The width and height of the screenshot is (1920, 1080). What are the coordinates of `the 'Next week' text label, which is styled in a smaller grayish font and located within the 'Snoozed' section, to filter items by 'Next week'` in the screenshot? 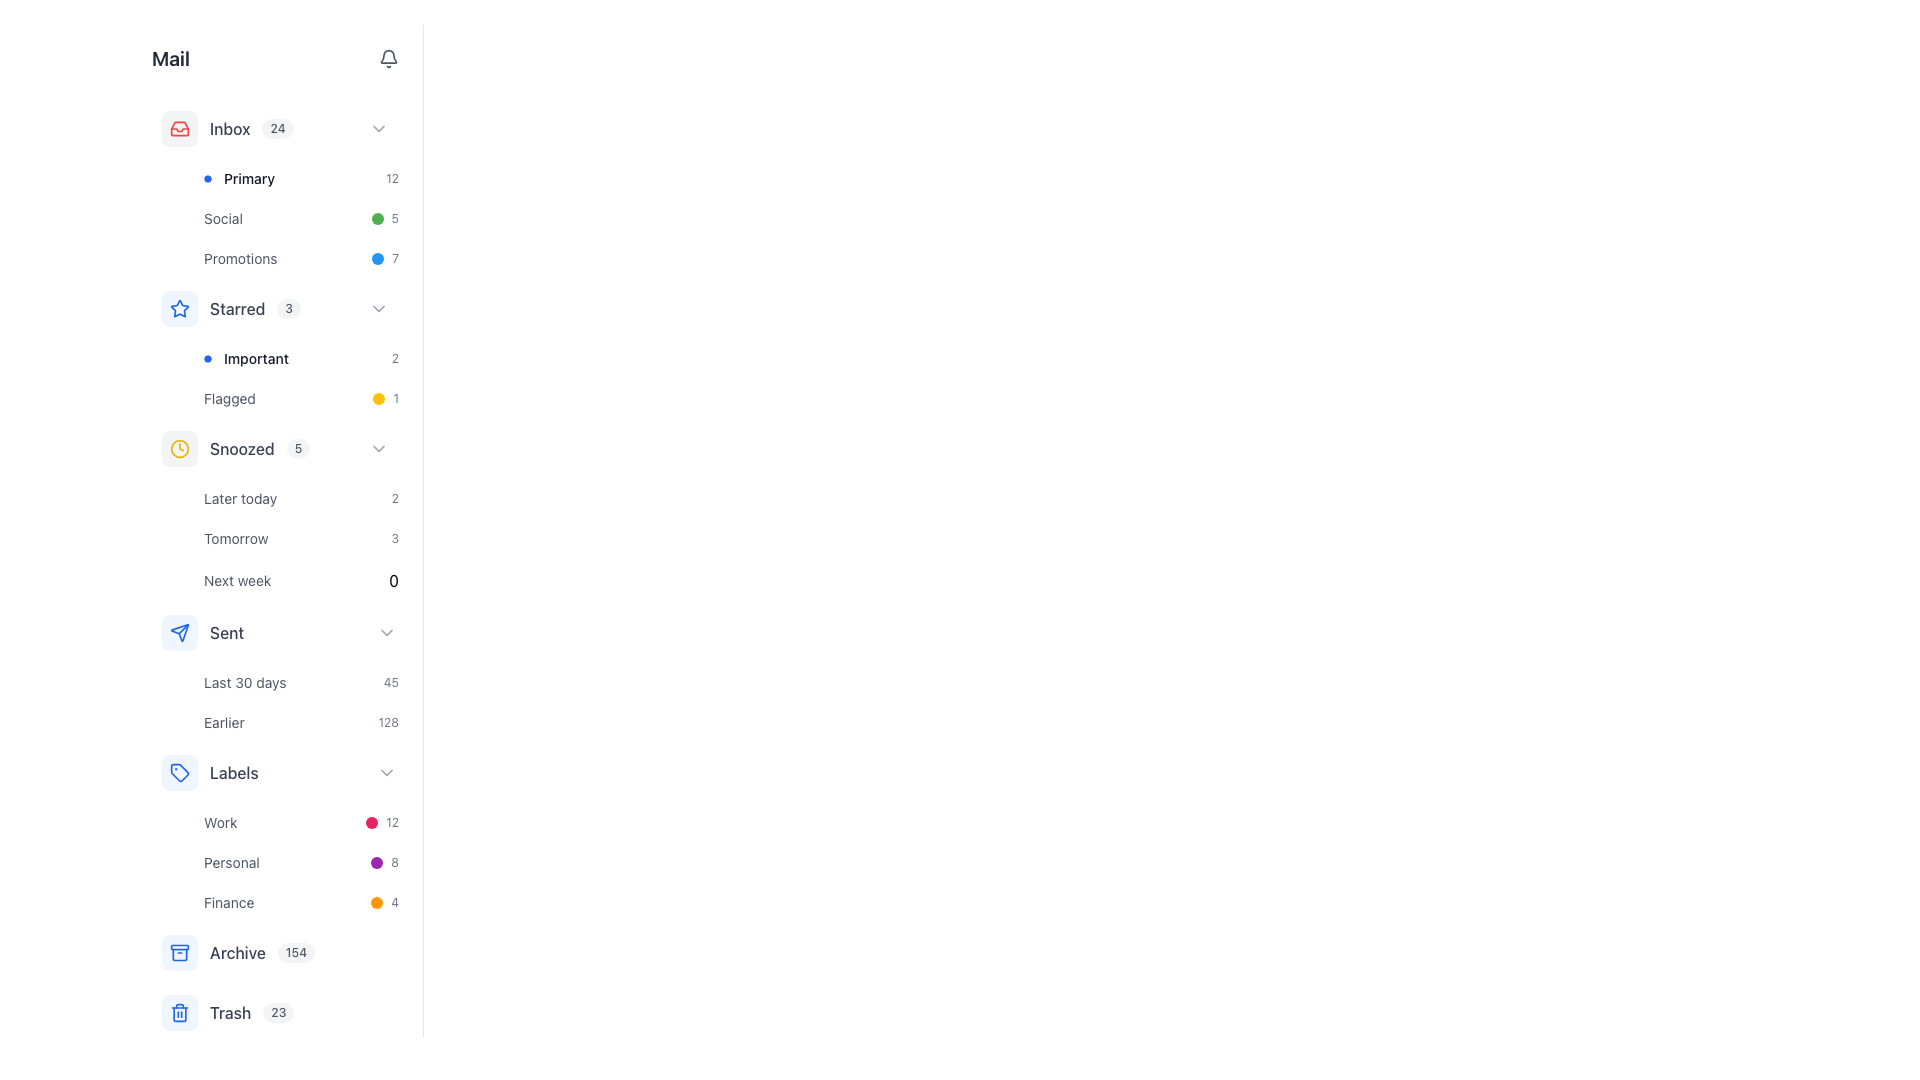 It's located at (237, 581).